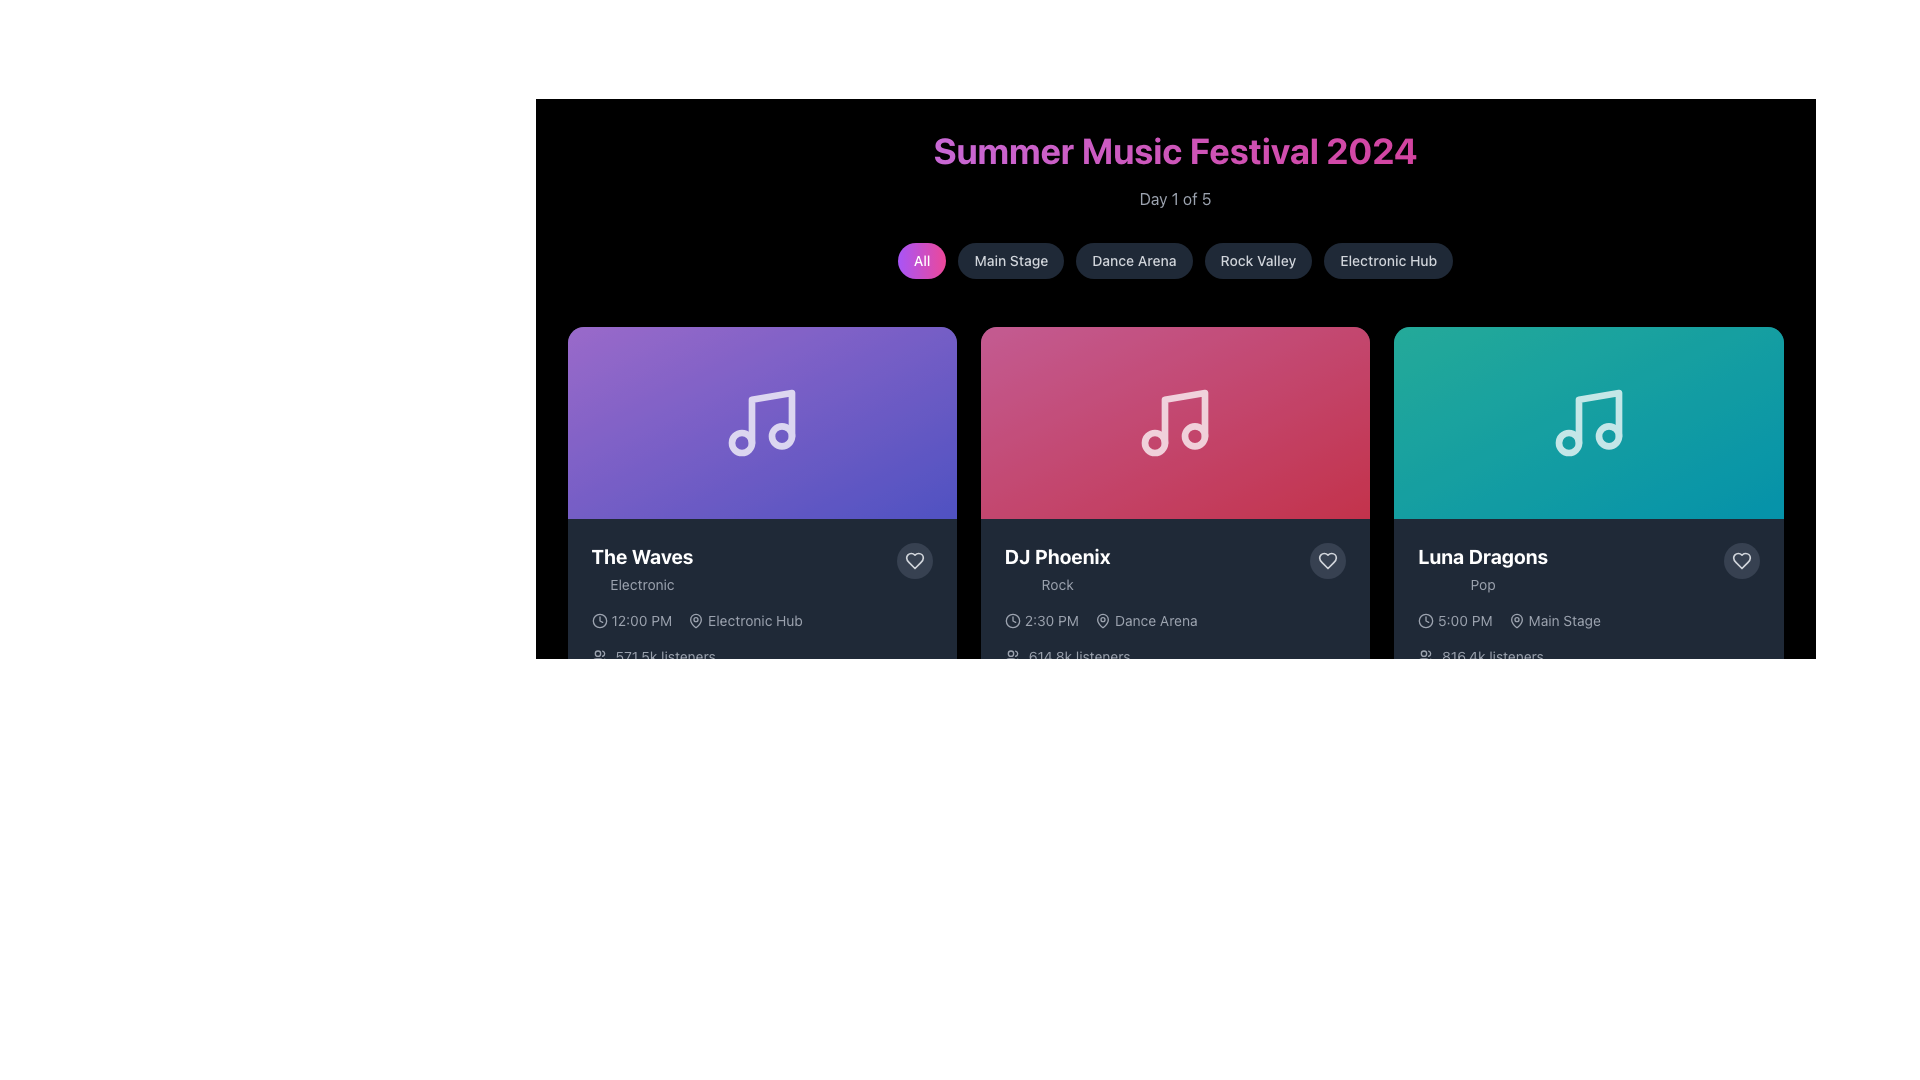  I want to click on the listener count icon located at the bottom-right corner of the third card for 'Luna Dragons', which visually represents the listener metrics alongside the text '816.4k listeners', so click(1425, 656).